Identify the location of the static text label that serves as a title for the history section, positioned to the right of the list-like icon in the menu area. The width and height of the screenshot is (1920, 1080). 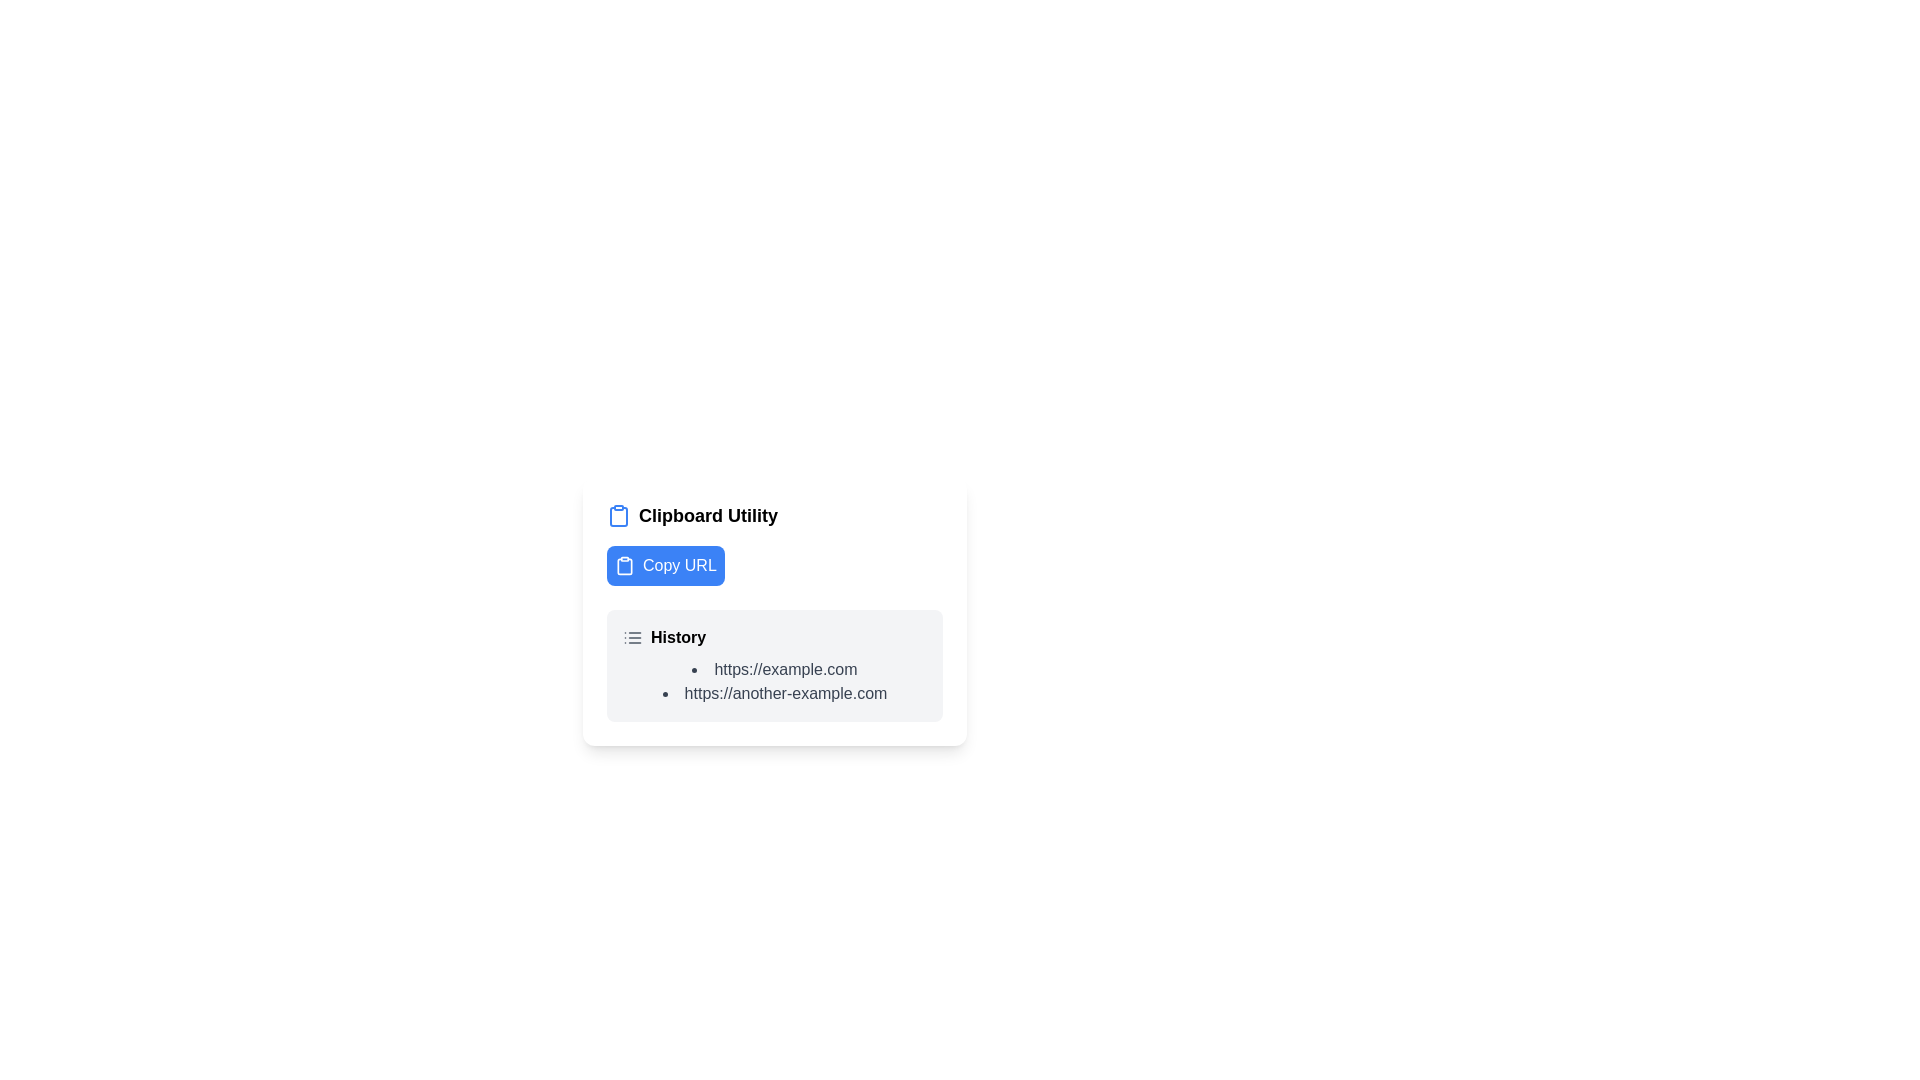
(678, 637).